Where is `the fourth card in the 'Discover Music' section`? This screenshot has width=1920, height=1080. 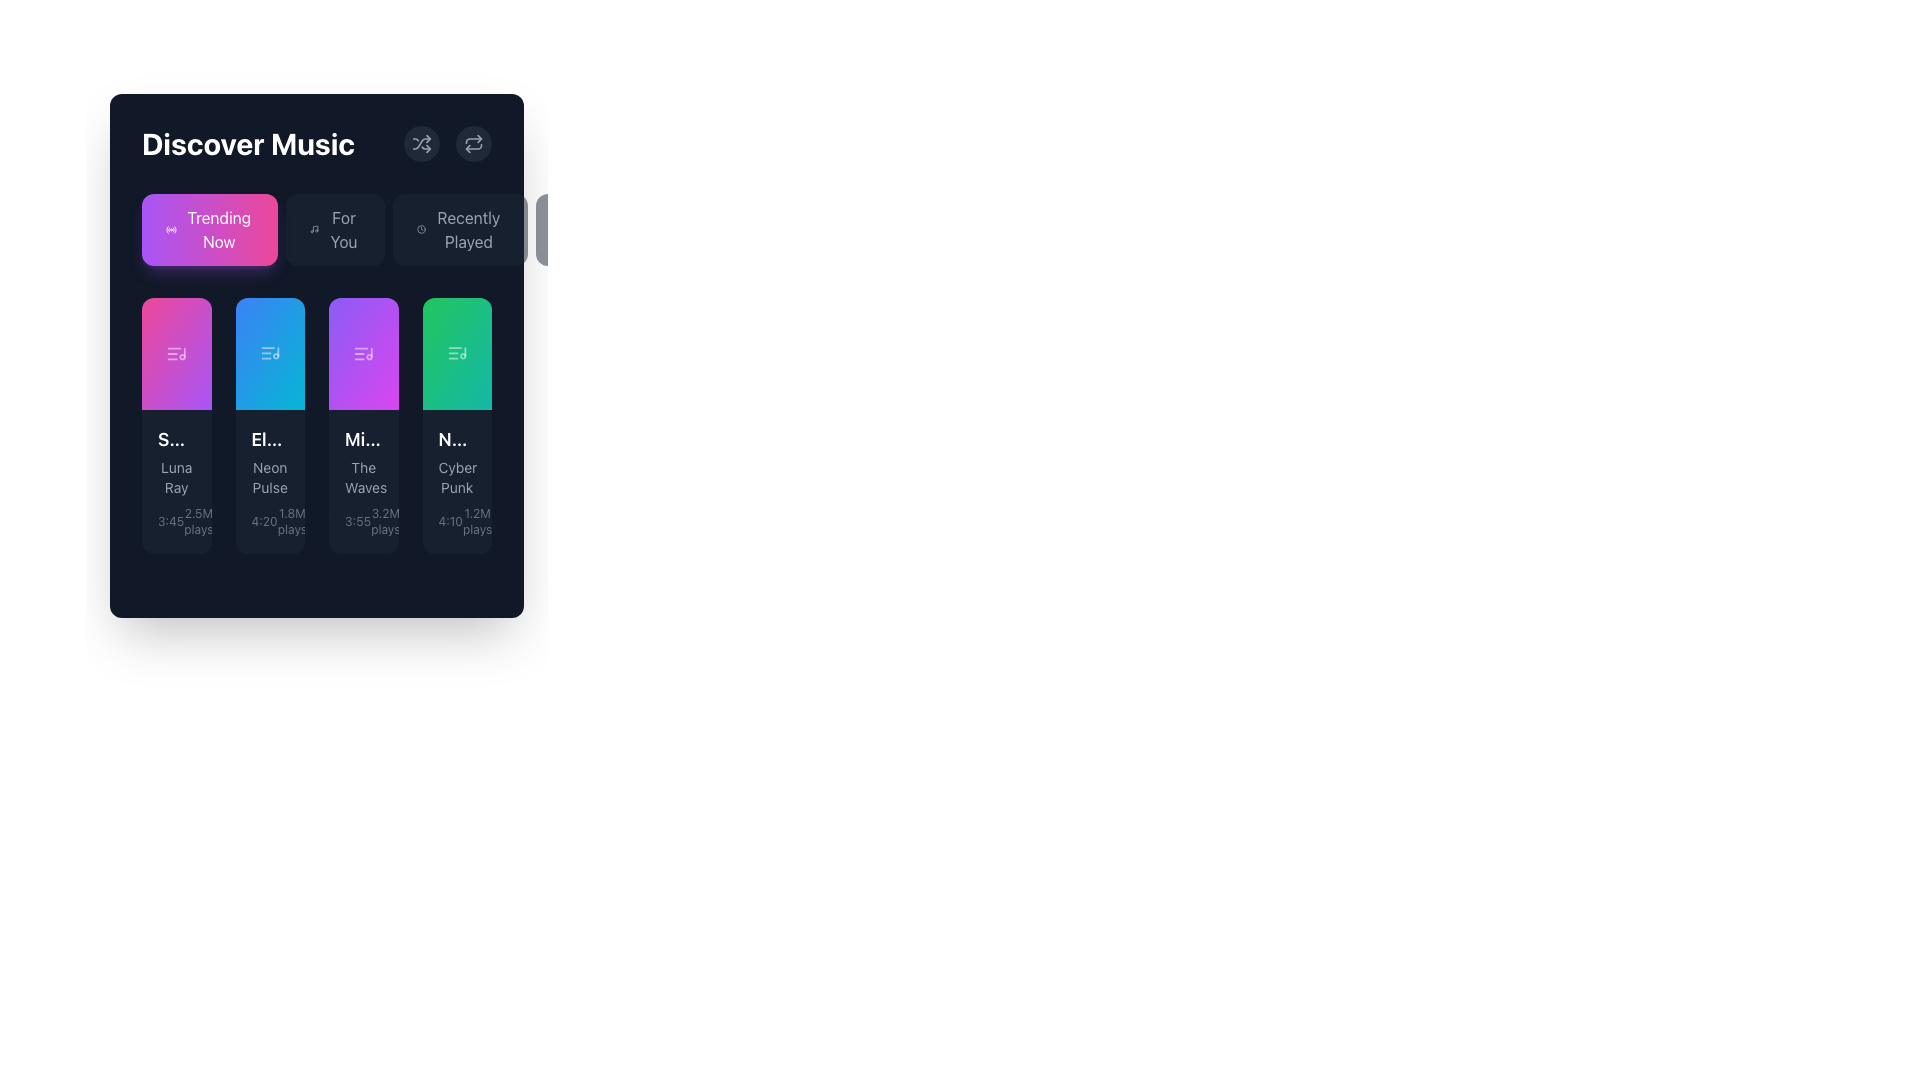 the fourth card in the 'Discover Music' section is located at coordinates (456, 353).